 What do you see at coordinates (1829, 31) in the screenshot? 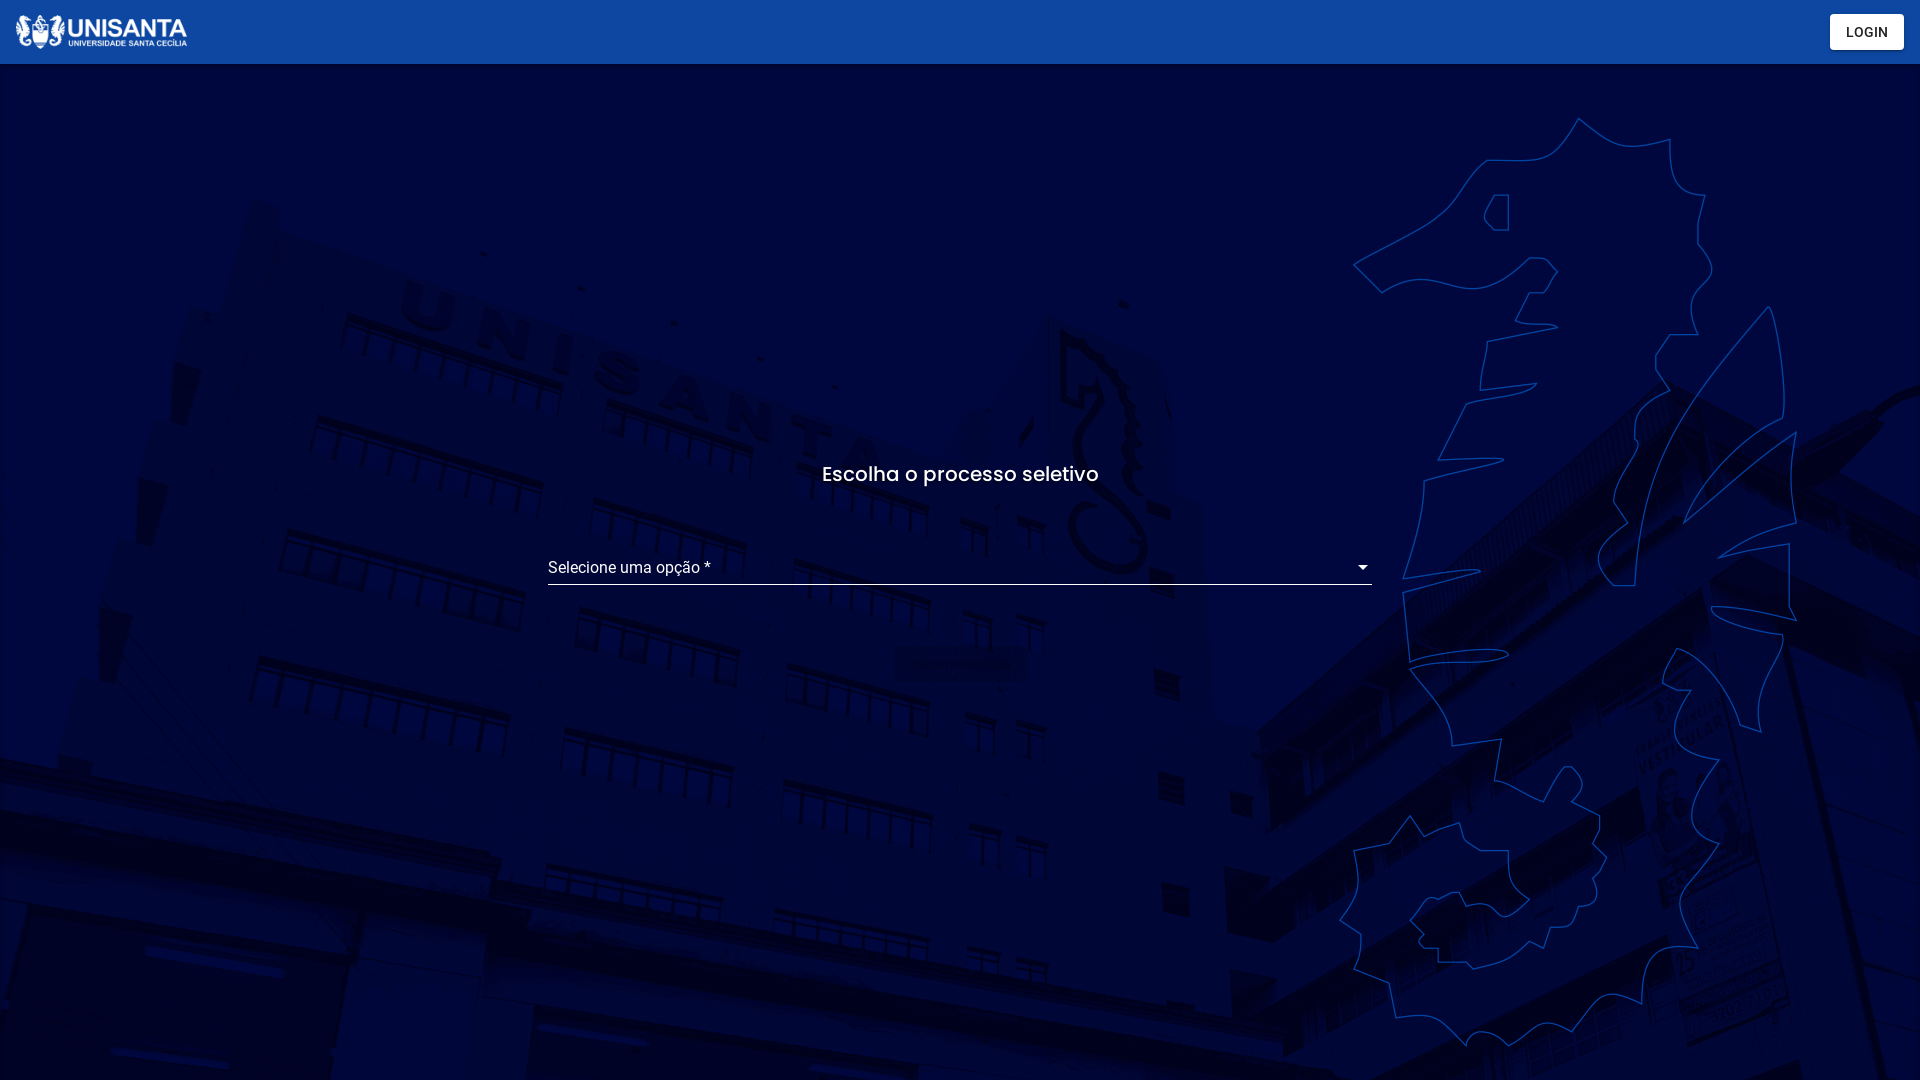
I see `'LOGIN'` at bounding box center [1829, 31].